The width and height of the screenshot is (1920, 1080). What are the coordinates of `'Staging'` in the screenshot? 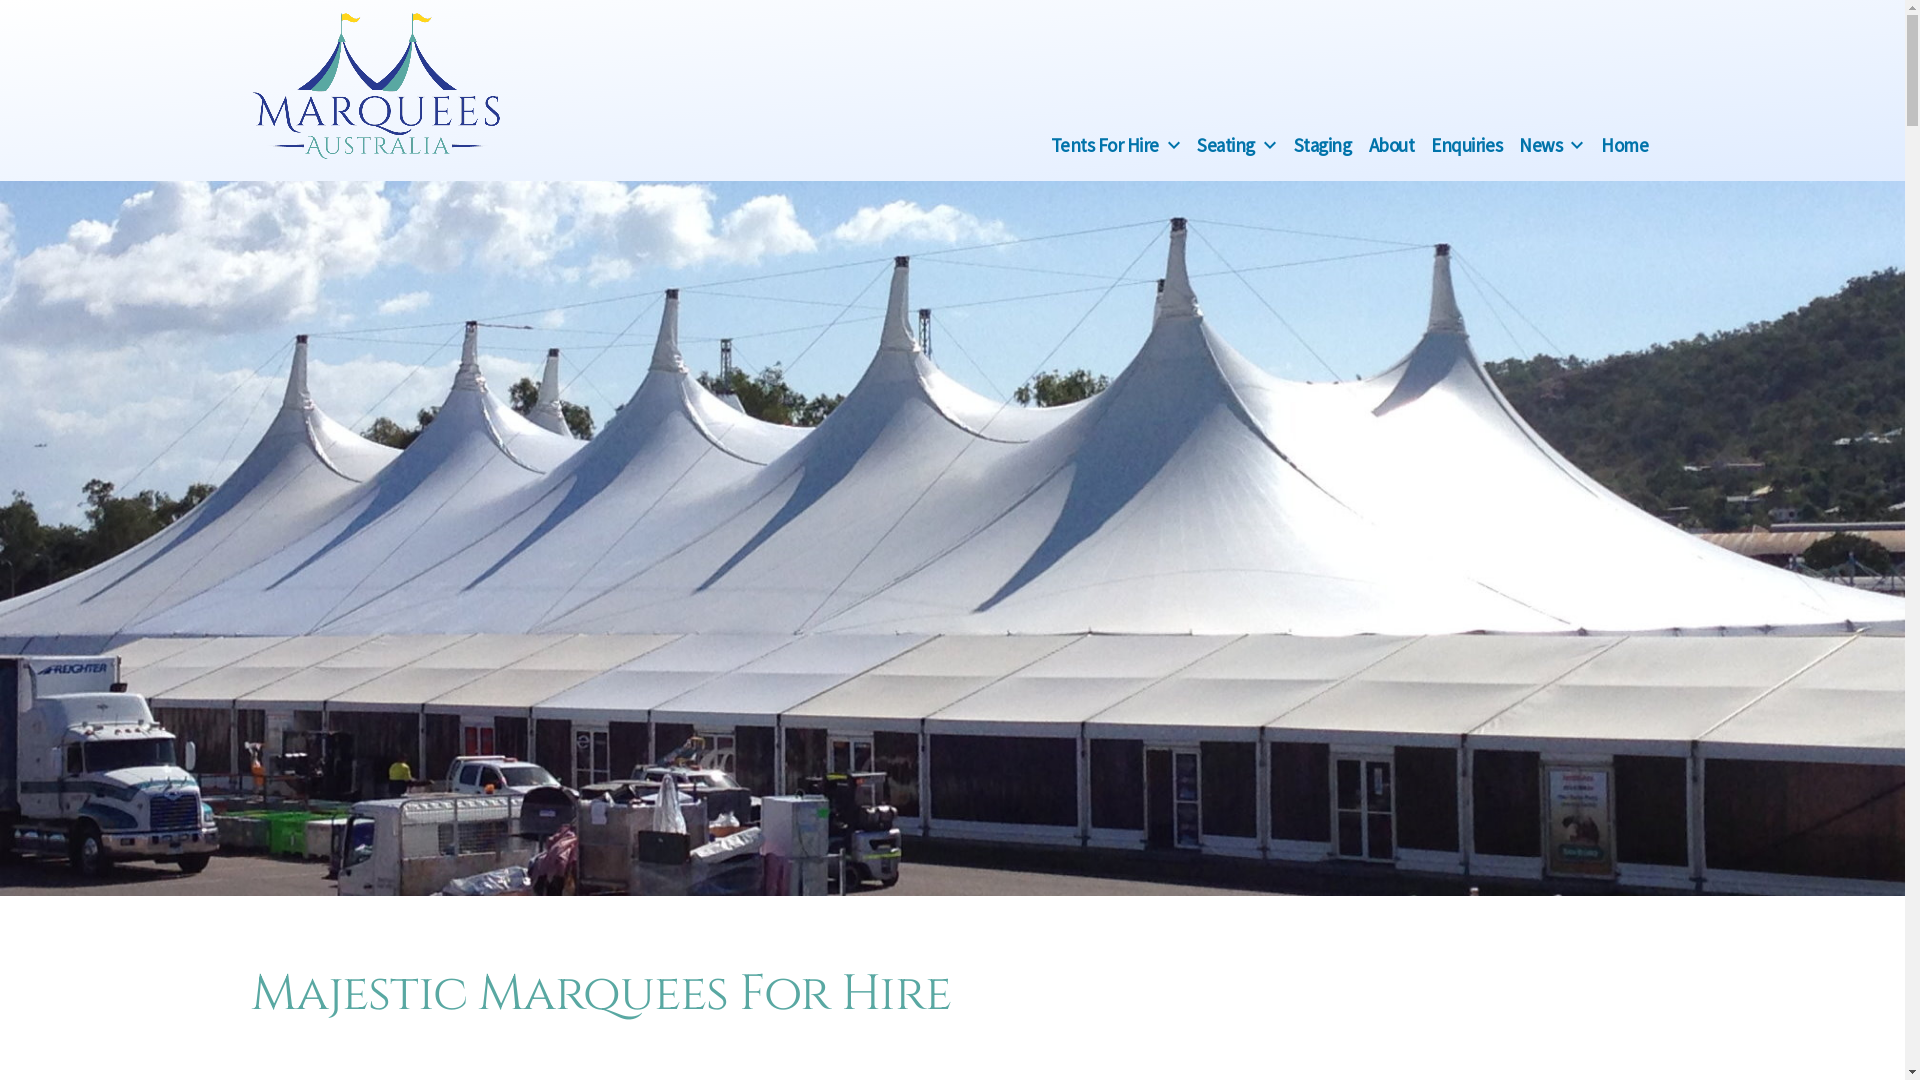 It's located at (1323, 142).